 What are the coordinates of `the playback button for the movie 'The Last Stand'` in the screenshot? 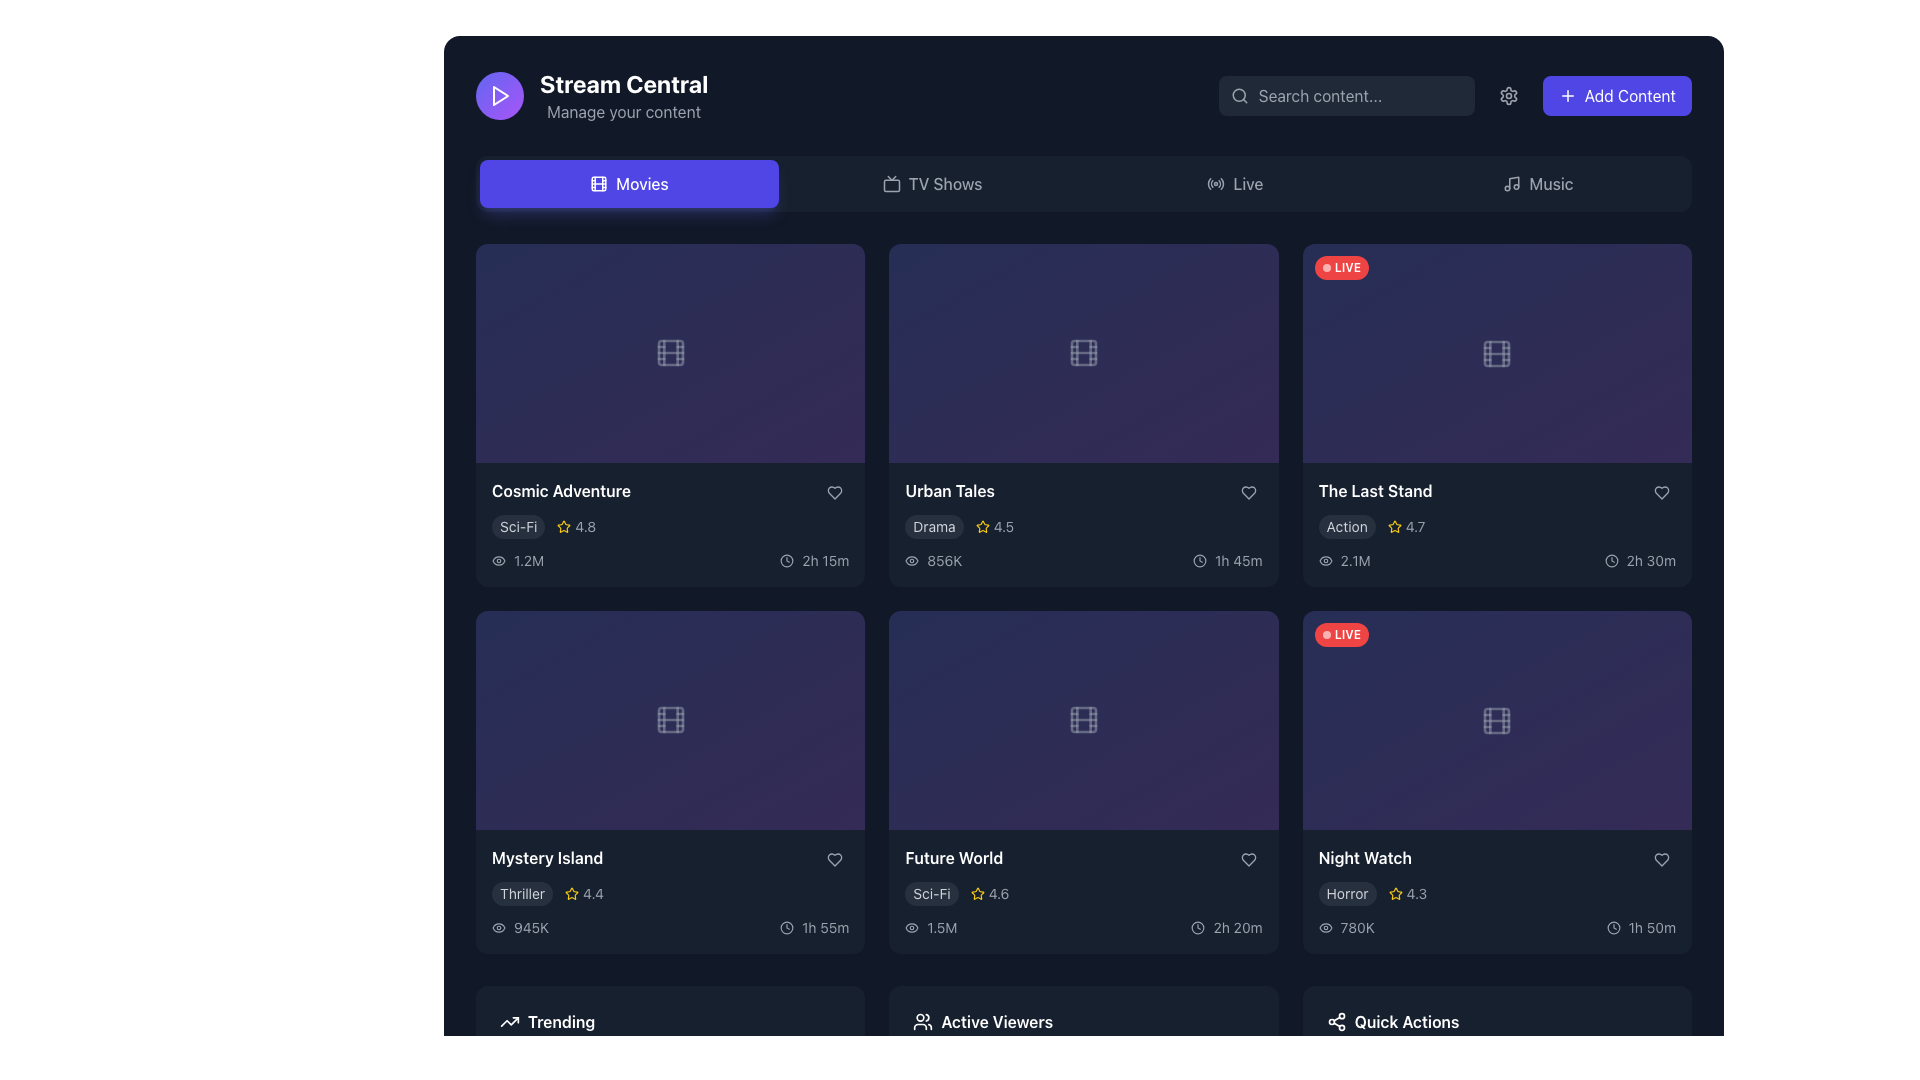 It's located at (1497, 430).